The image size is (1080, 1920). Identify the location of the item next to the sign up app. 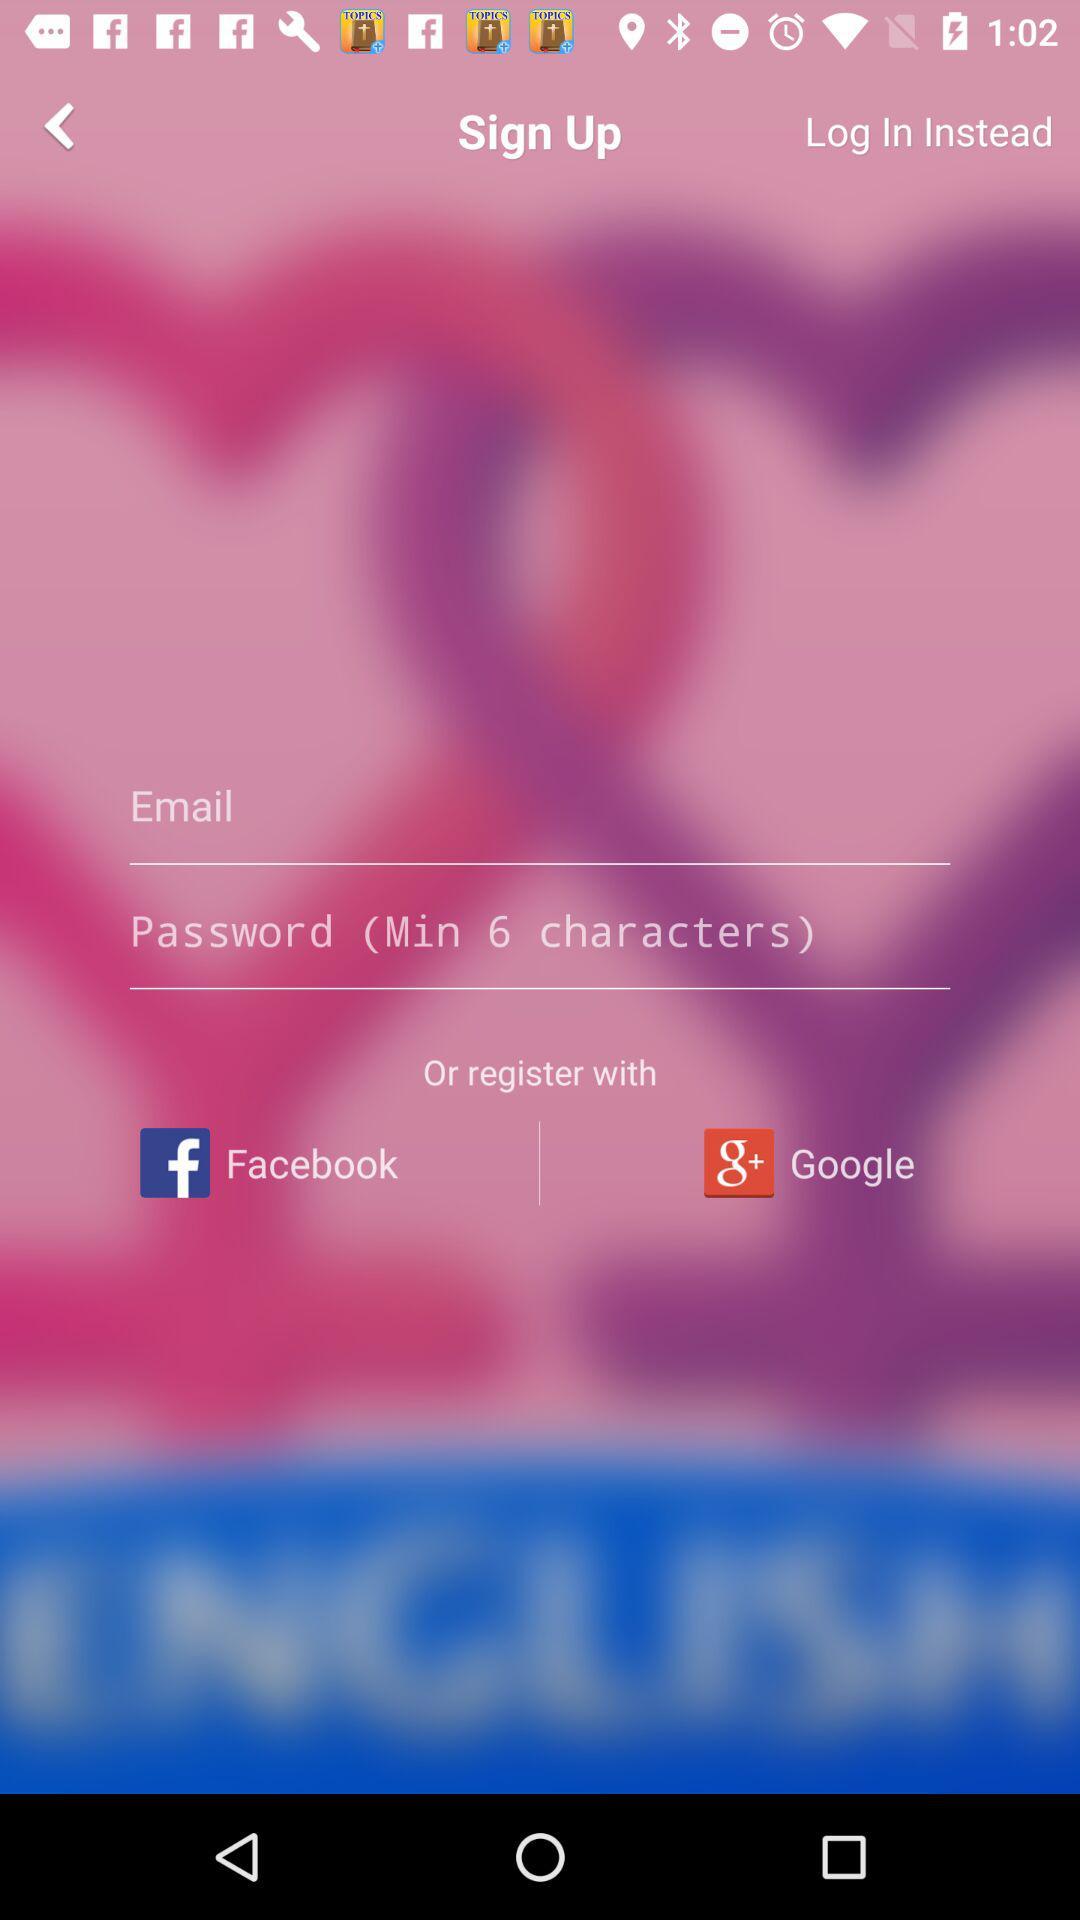
(61, 124).